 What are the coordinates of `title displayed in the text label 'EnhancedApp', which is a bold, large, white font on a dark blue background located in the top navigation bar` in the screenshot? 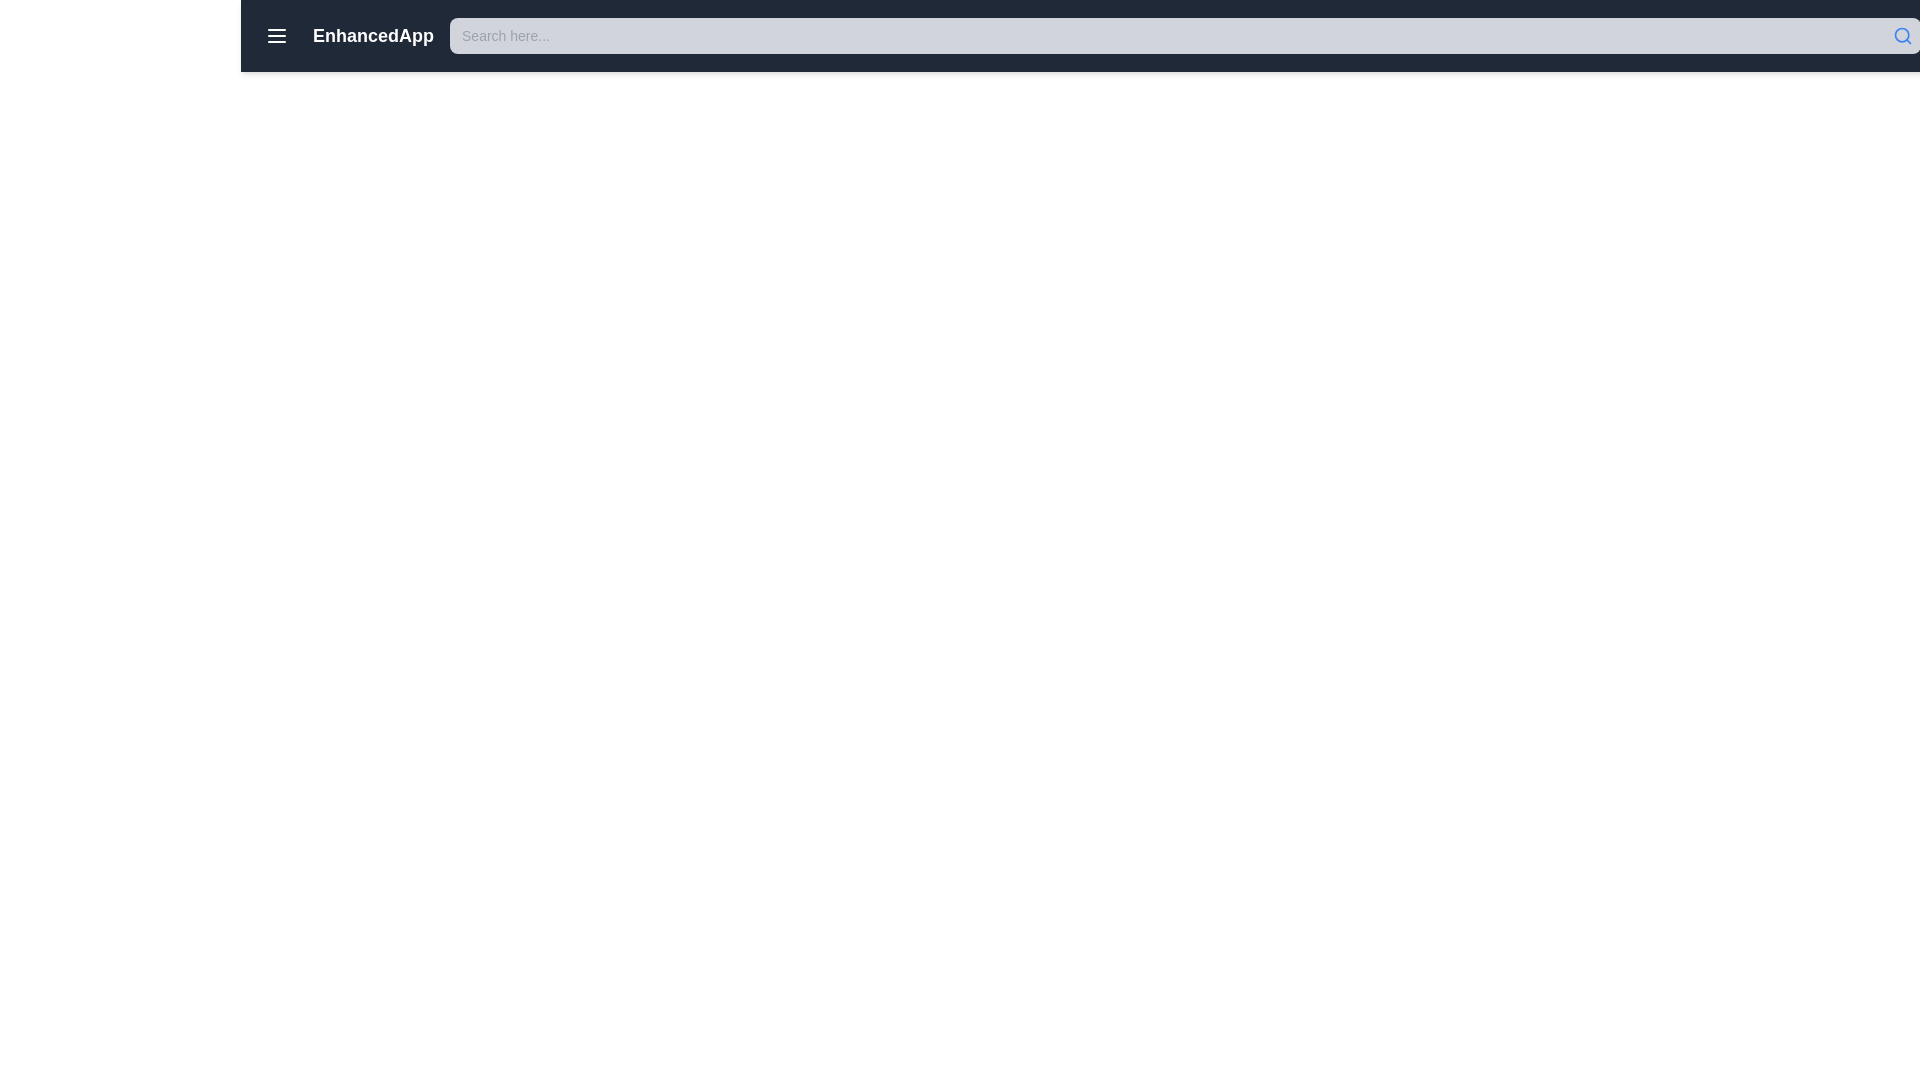 It's located at (373, 35).